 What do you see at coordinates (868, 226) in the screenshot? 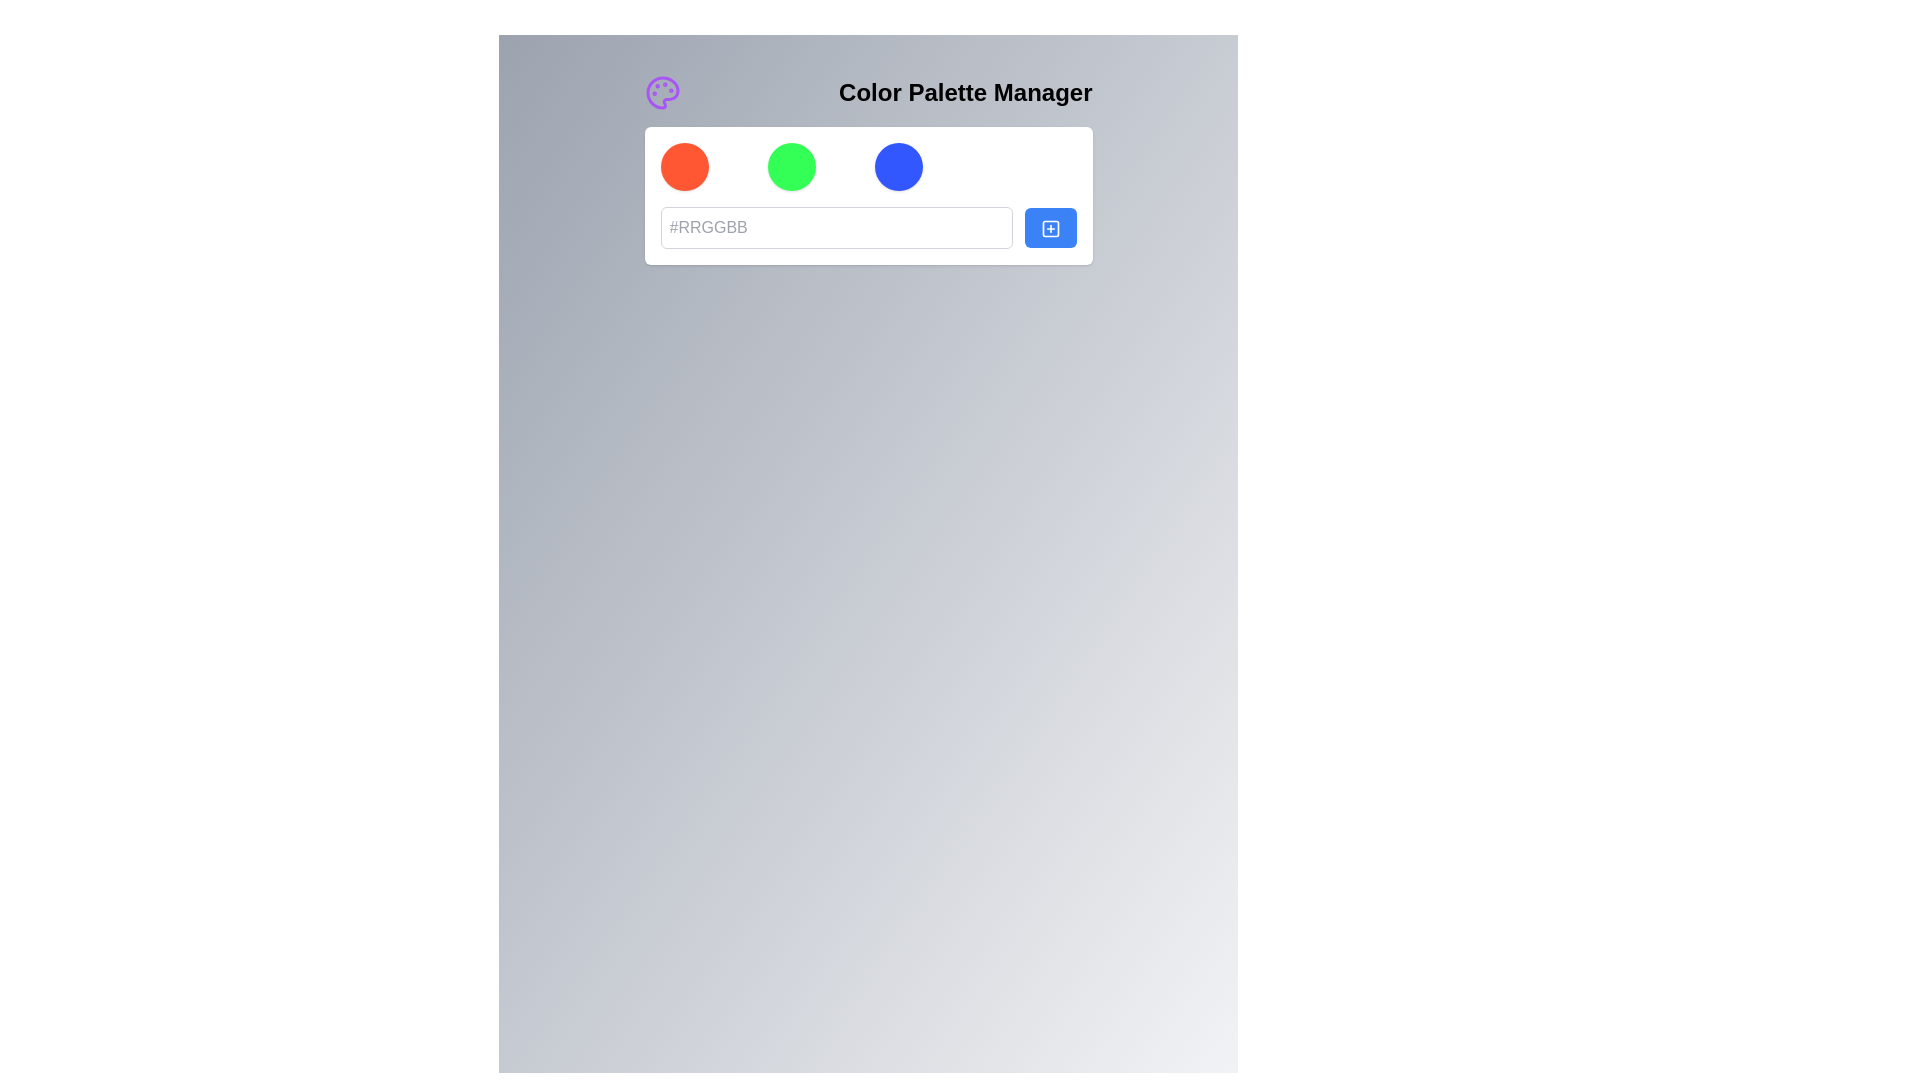
I see `the color input field or the adjacent blue button in the 'Color Palette Manager' section` at bounding box center [868, 226].